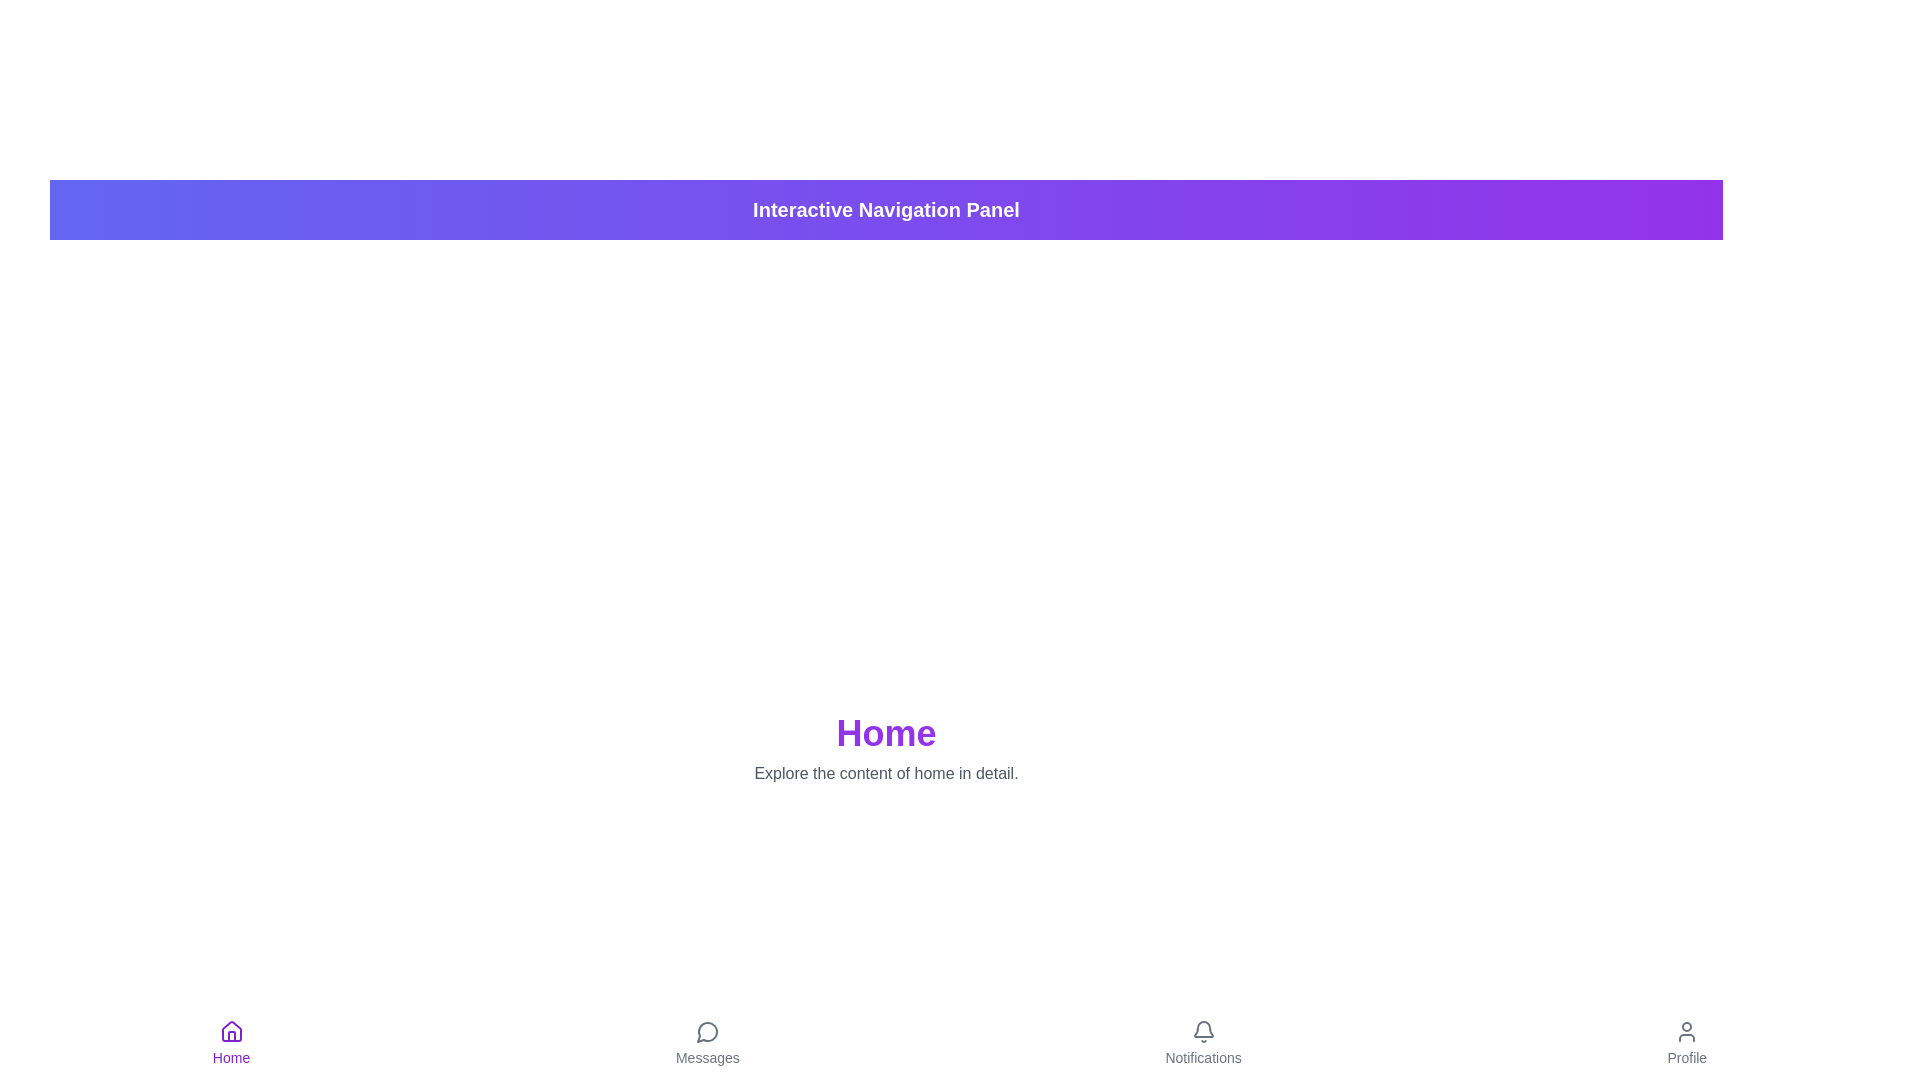 This screenshot has height=1080, width=1920. Describe the element at coordinates (231, 1043) in the screenshot. I see `the Home tab to navigate to the corresponding view` at that location.